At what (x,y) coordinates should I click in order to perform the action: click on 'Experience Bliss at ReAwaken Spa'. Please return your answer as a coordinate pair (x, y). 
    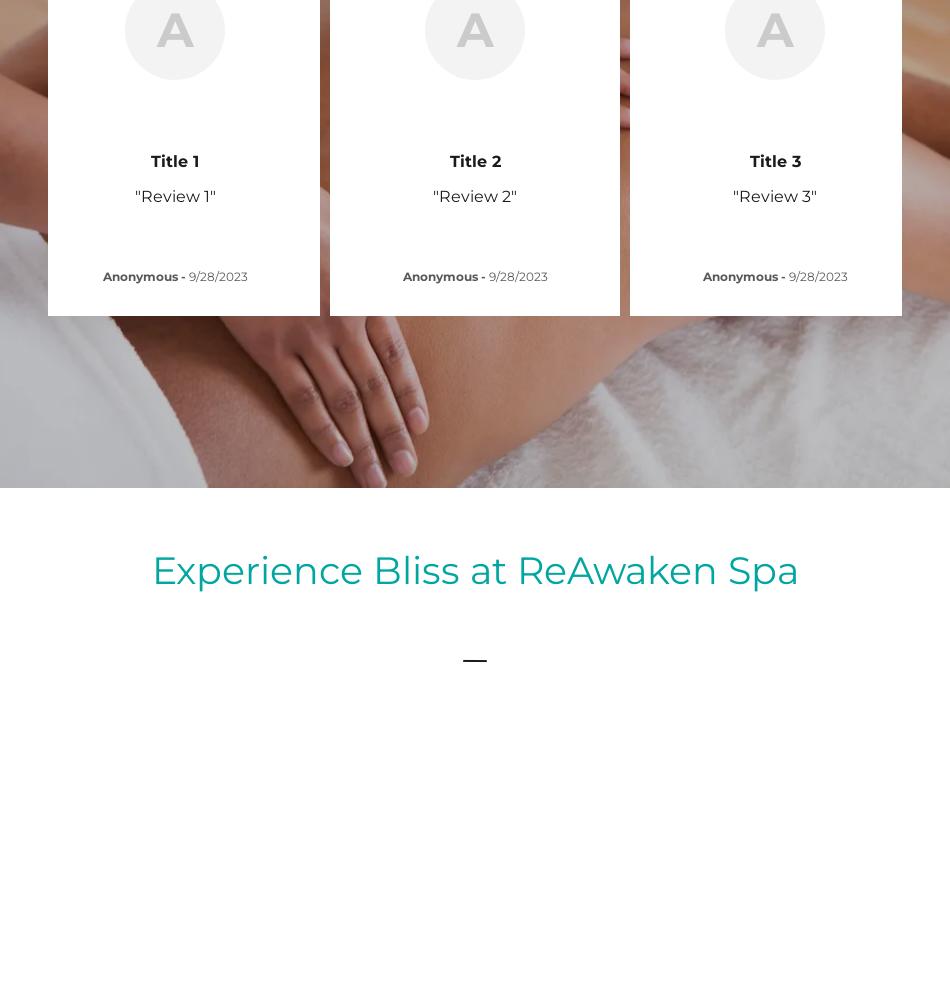
    Looking at the image, I should click on (473, 569).